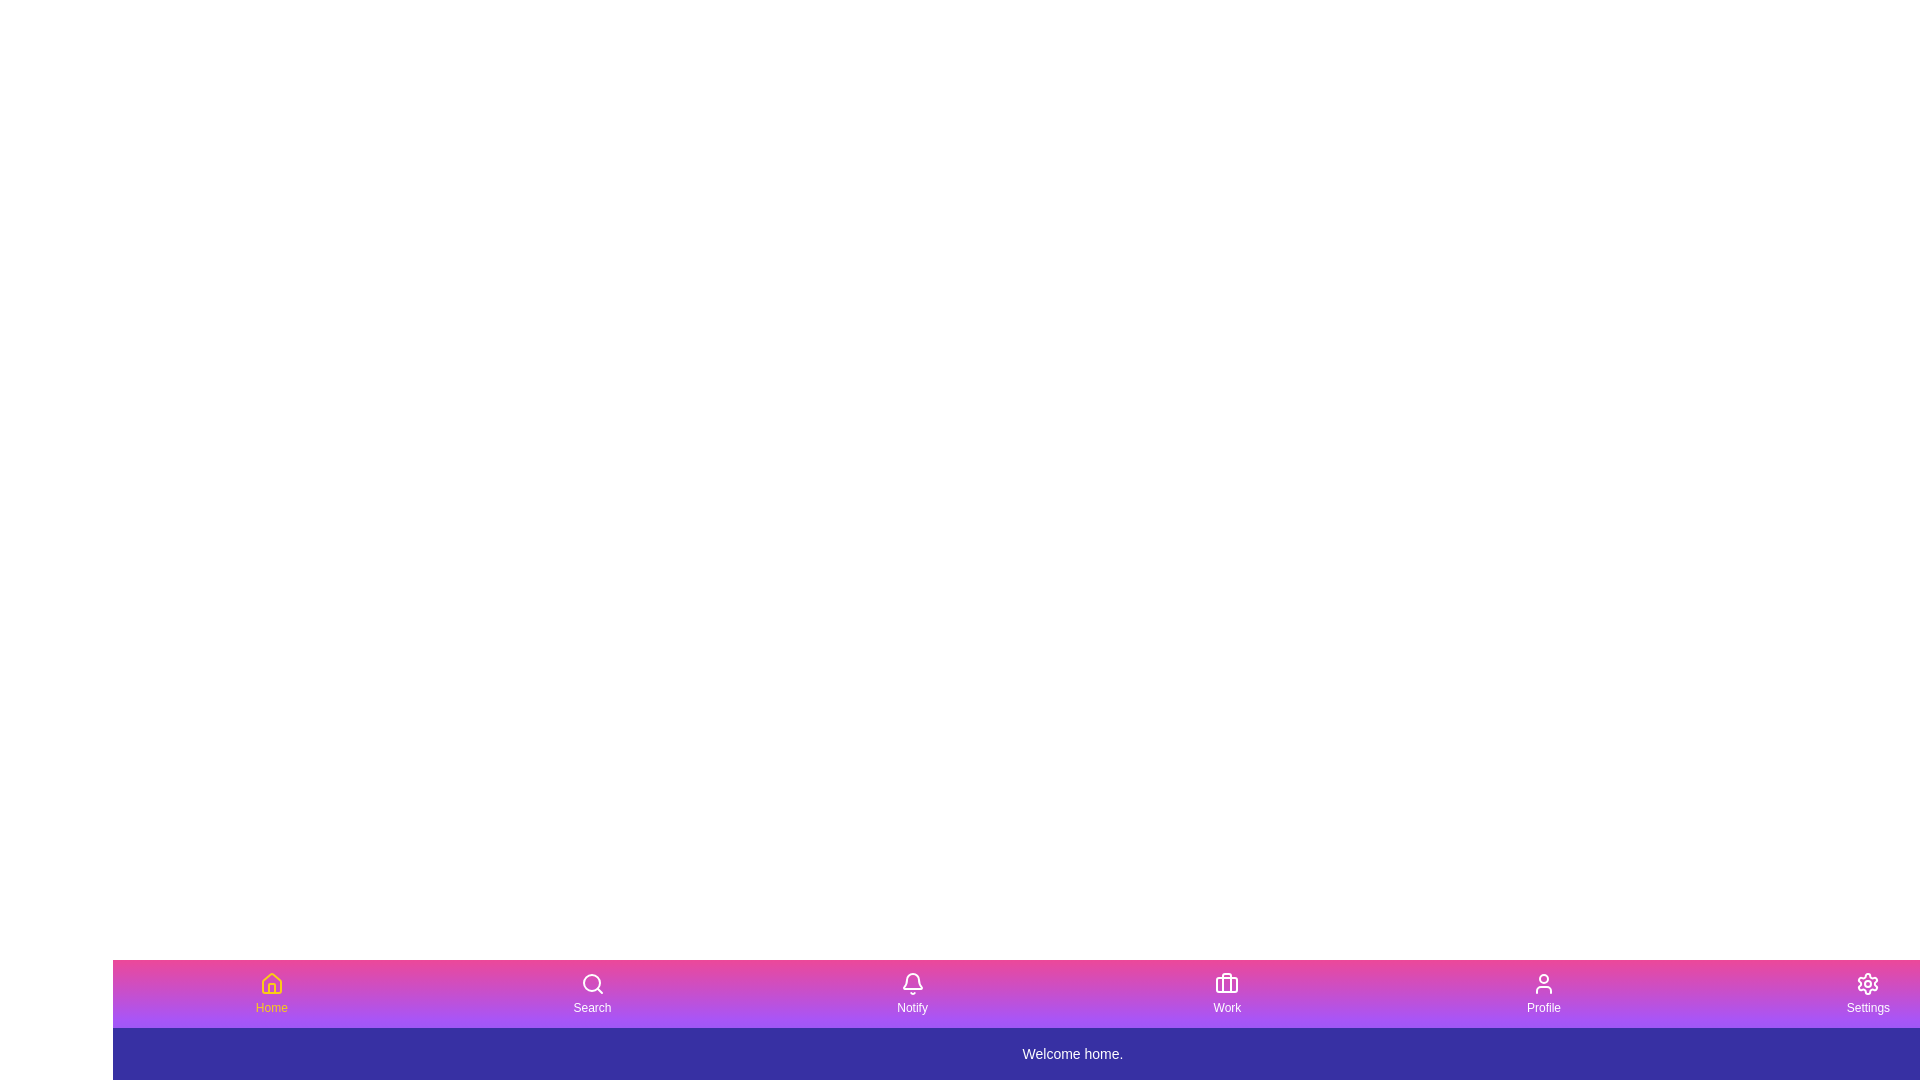 This screenshot has width=1920, height=1080. I want to click on the Work button, so click(1226, 994).